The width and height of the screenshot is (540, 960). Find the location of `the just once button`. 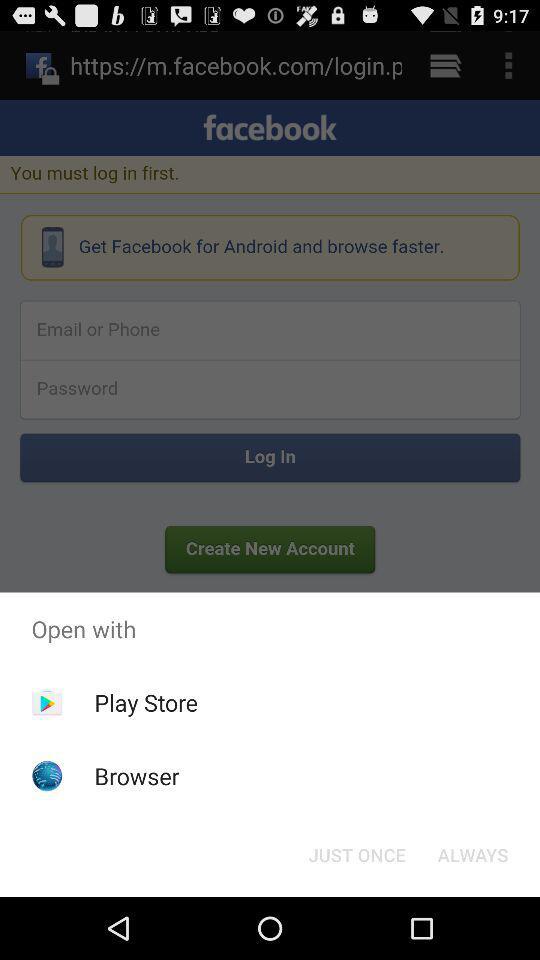

the just once button is located at coordinates (356, 853).